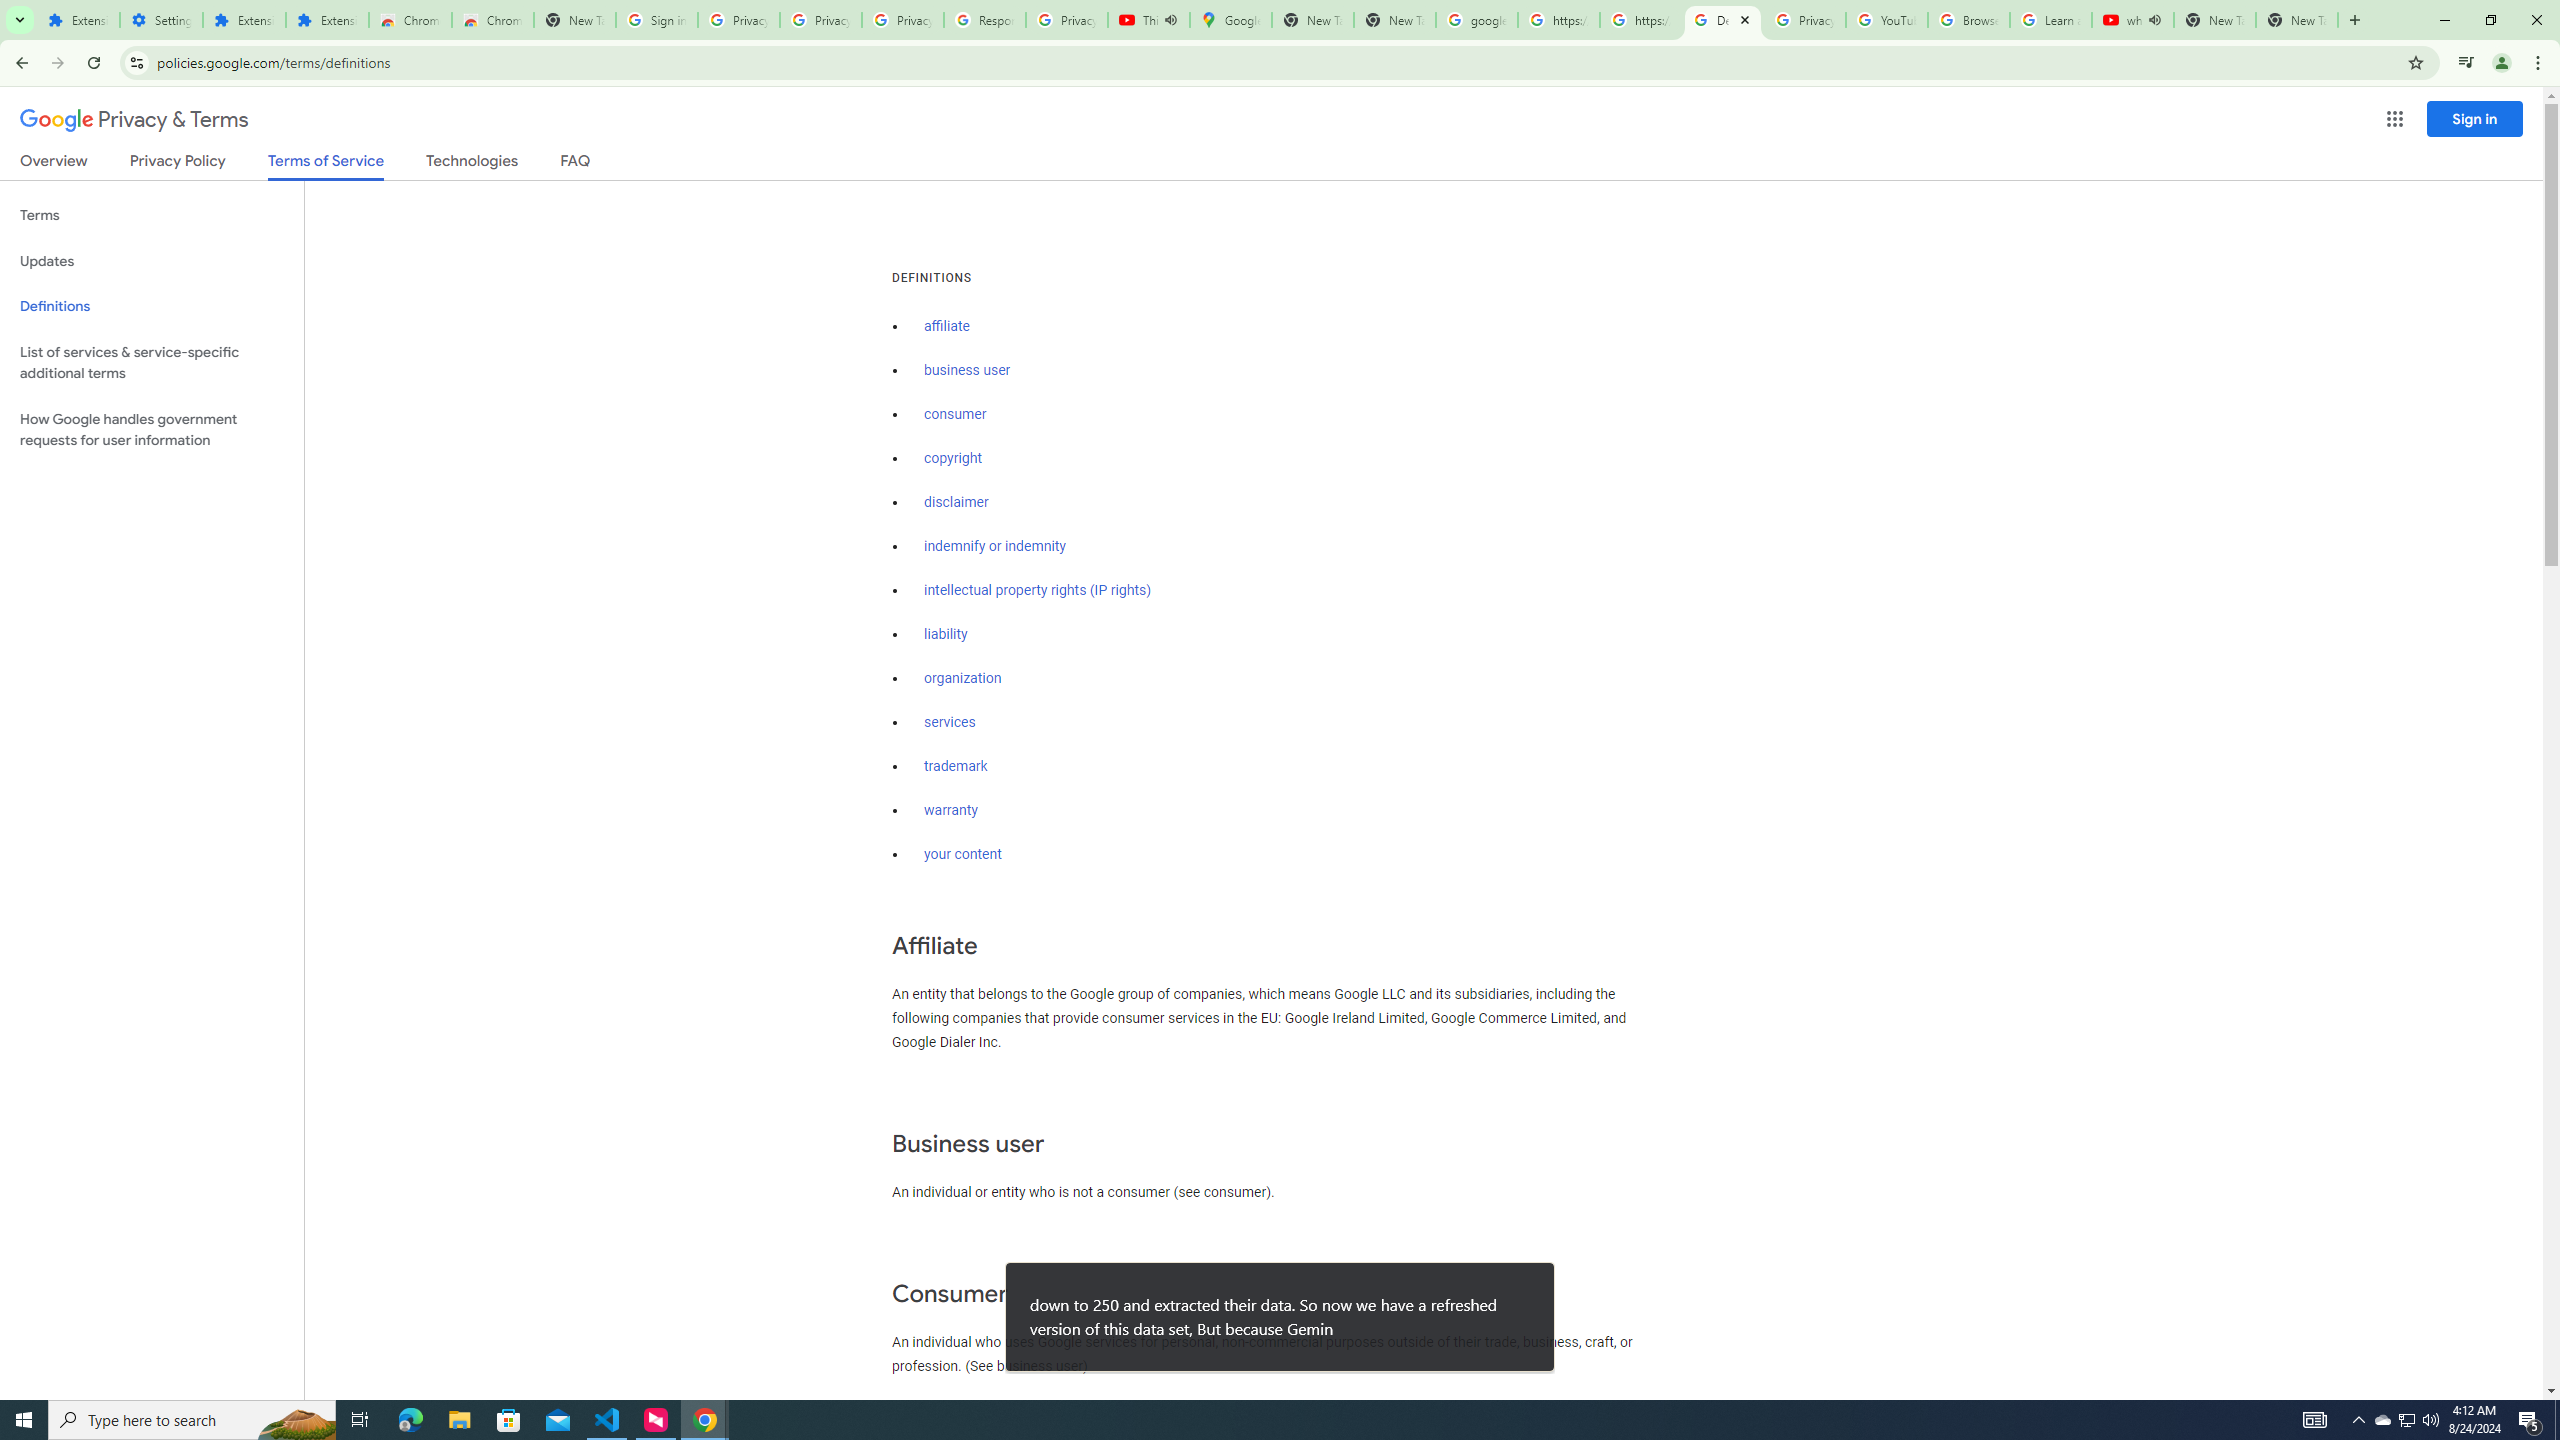 Image resolution: width=2560 pixels, height=1440 pixels. What do you see at coordinates (492, 19) in the screenshot?
I see `'Chrome Web Store - Themes'` at bounding box center [492, 19].